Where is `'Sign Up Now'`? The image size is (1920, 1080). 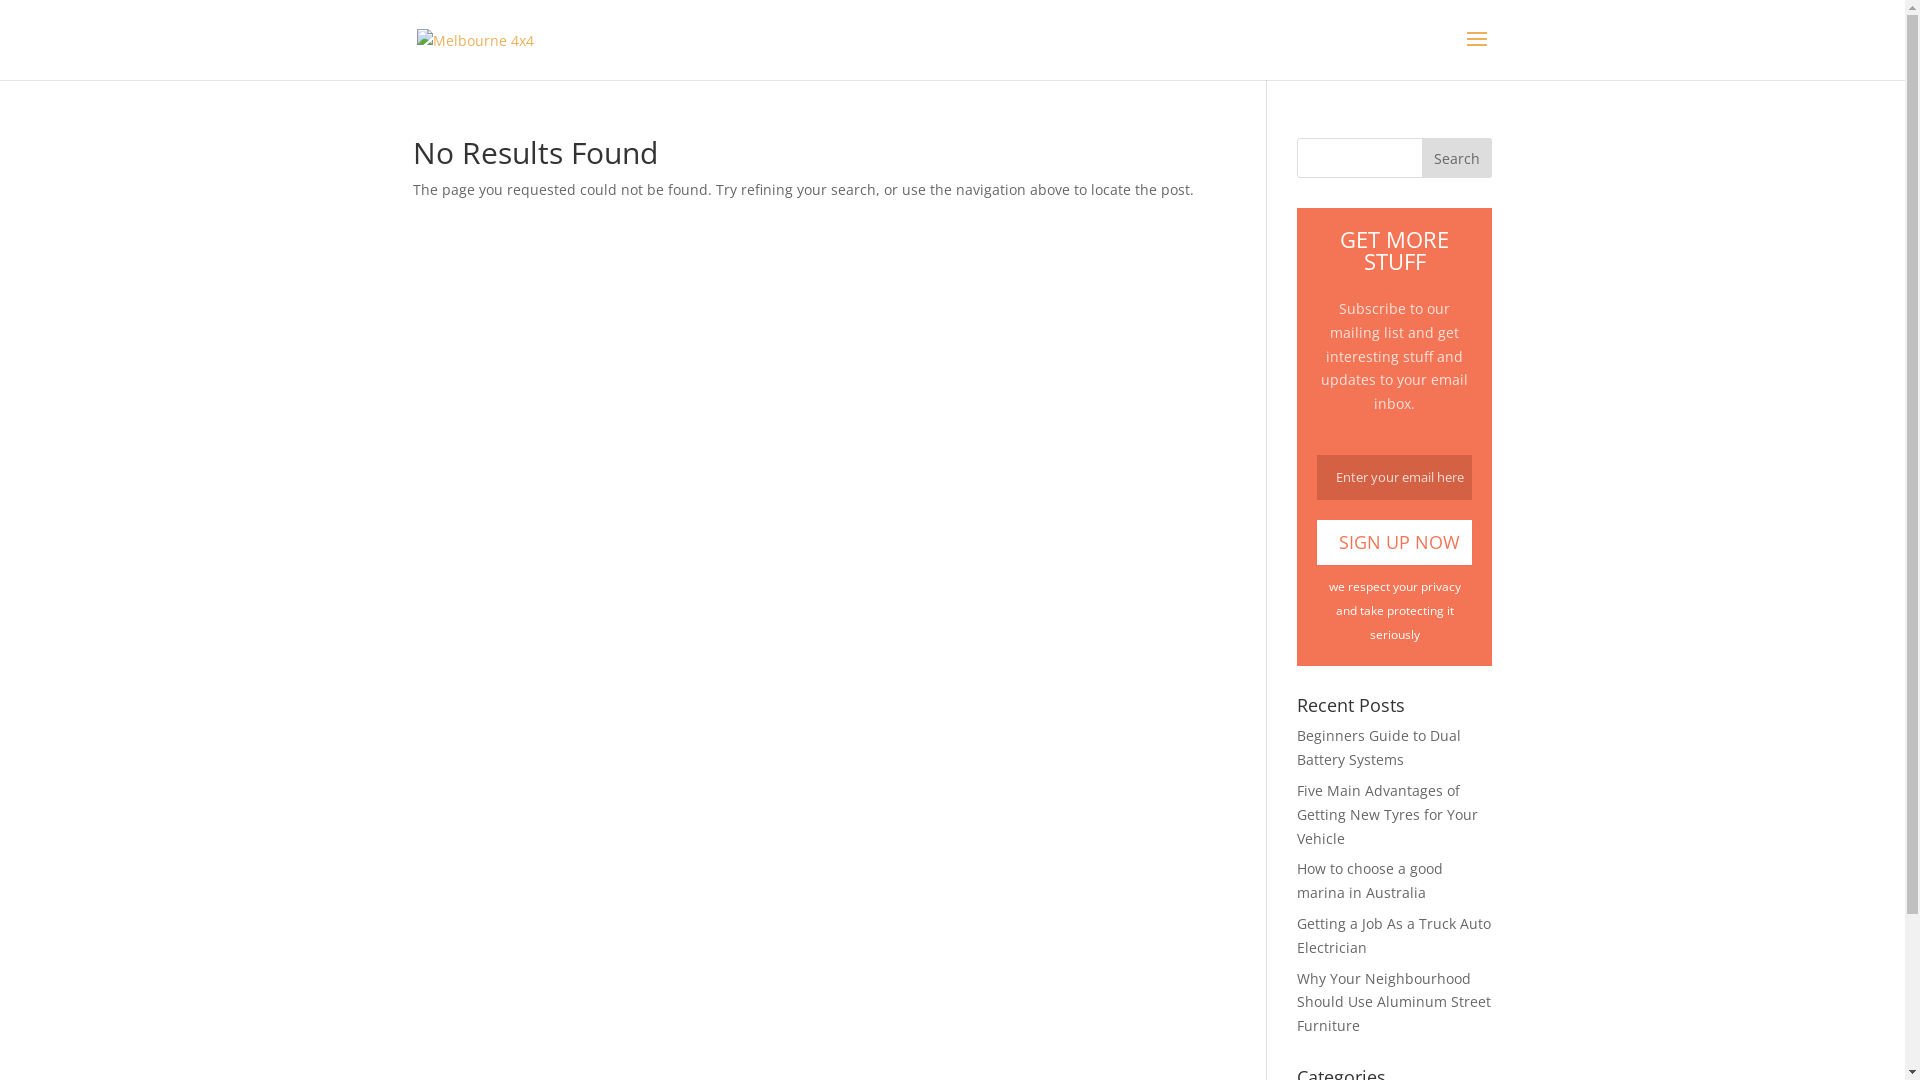 'Sign Up Now' is located at coordinates (1393, 542).